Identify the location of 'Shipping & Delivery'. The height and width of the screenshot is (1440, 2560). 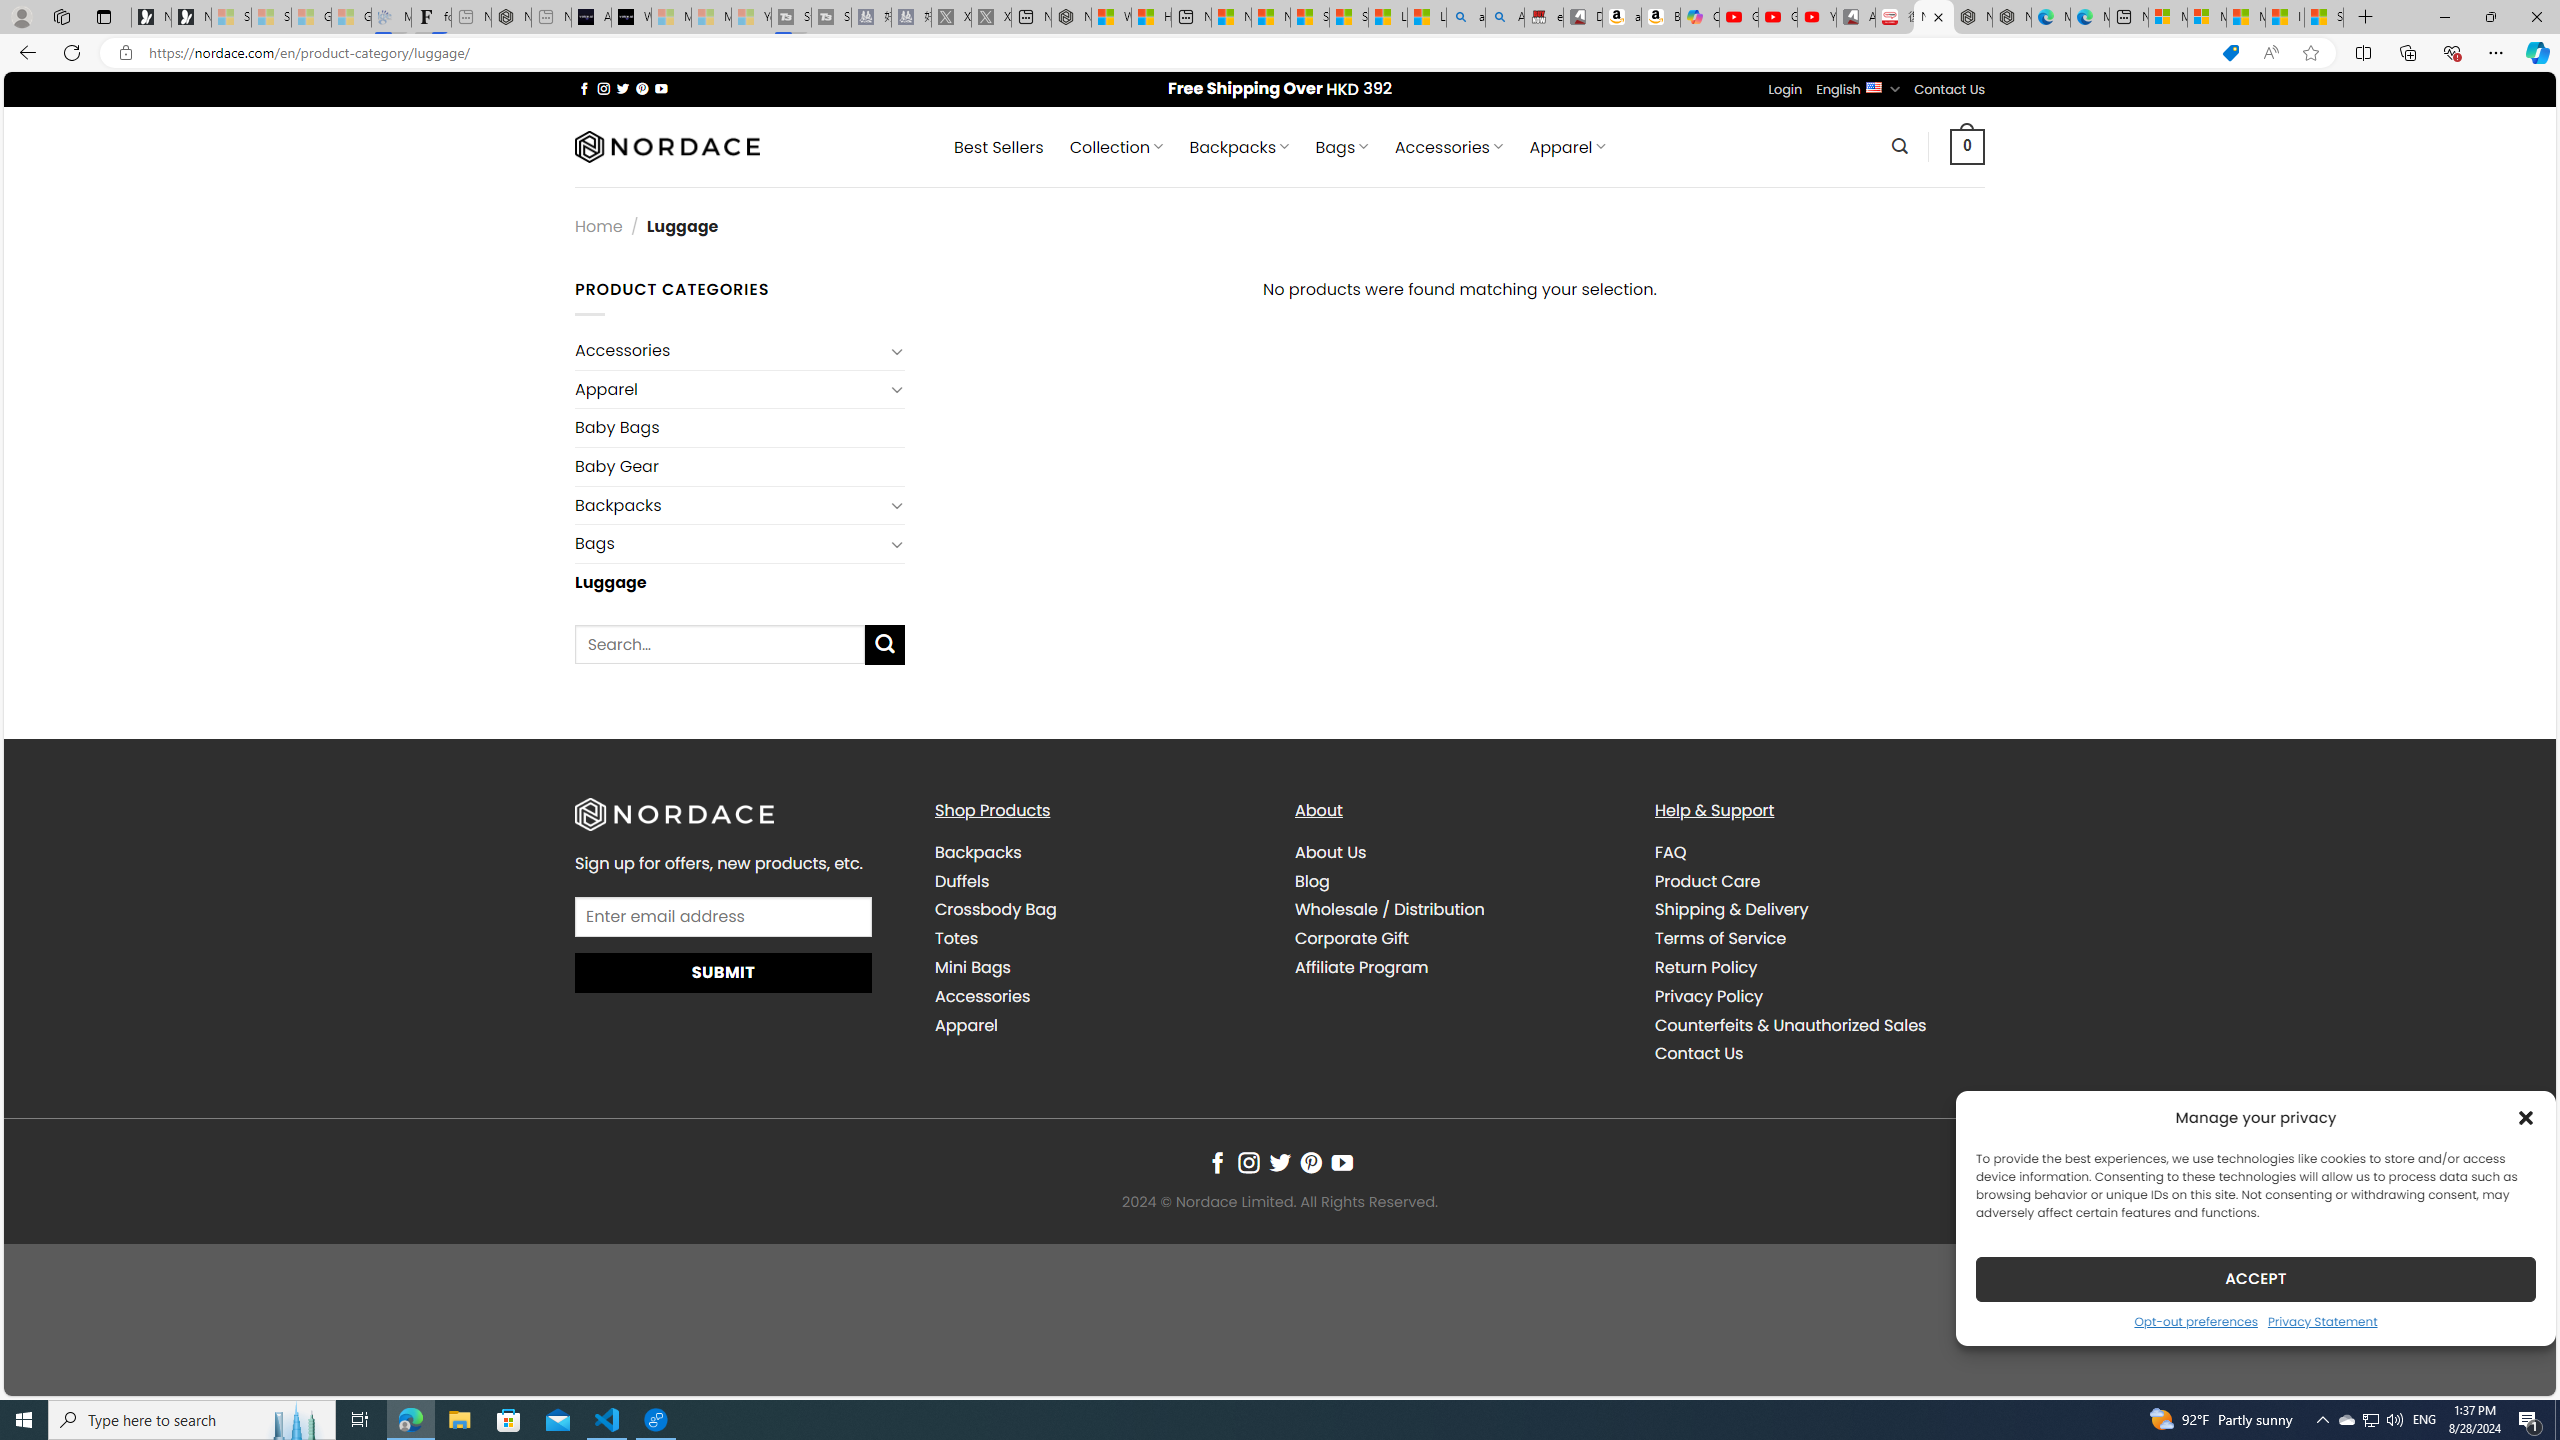
(1731, 909).